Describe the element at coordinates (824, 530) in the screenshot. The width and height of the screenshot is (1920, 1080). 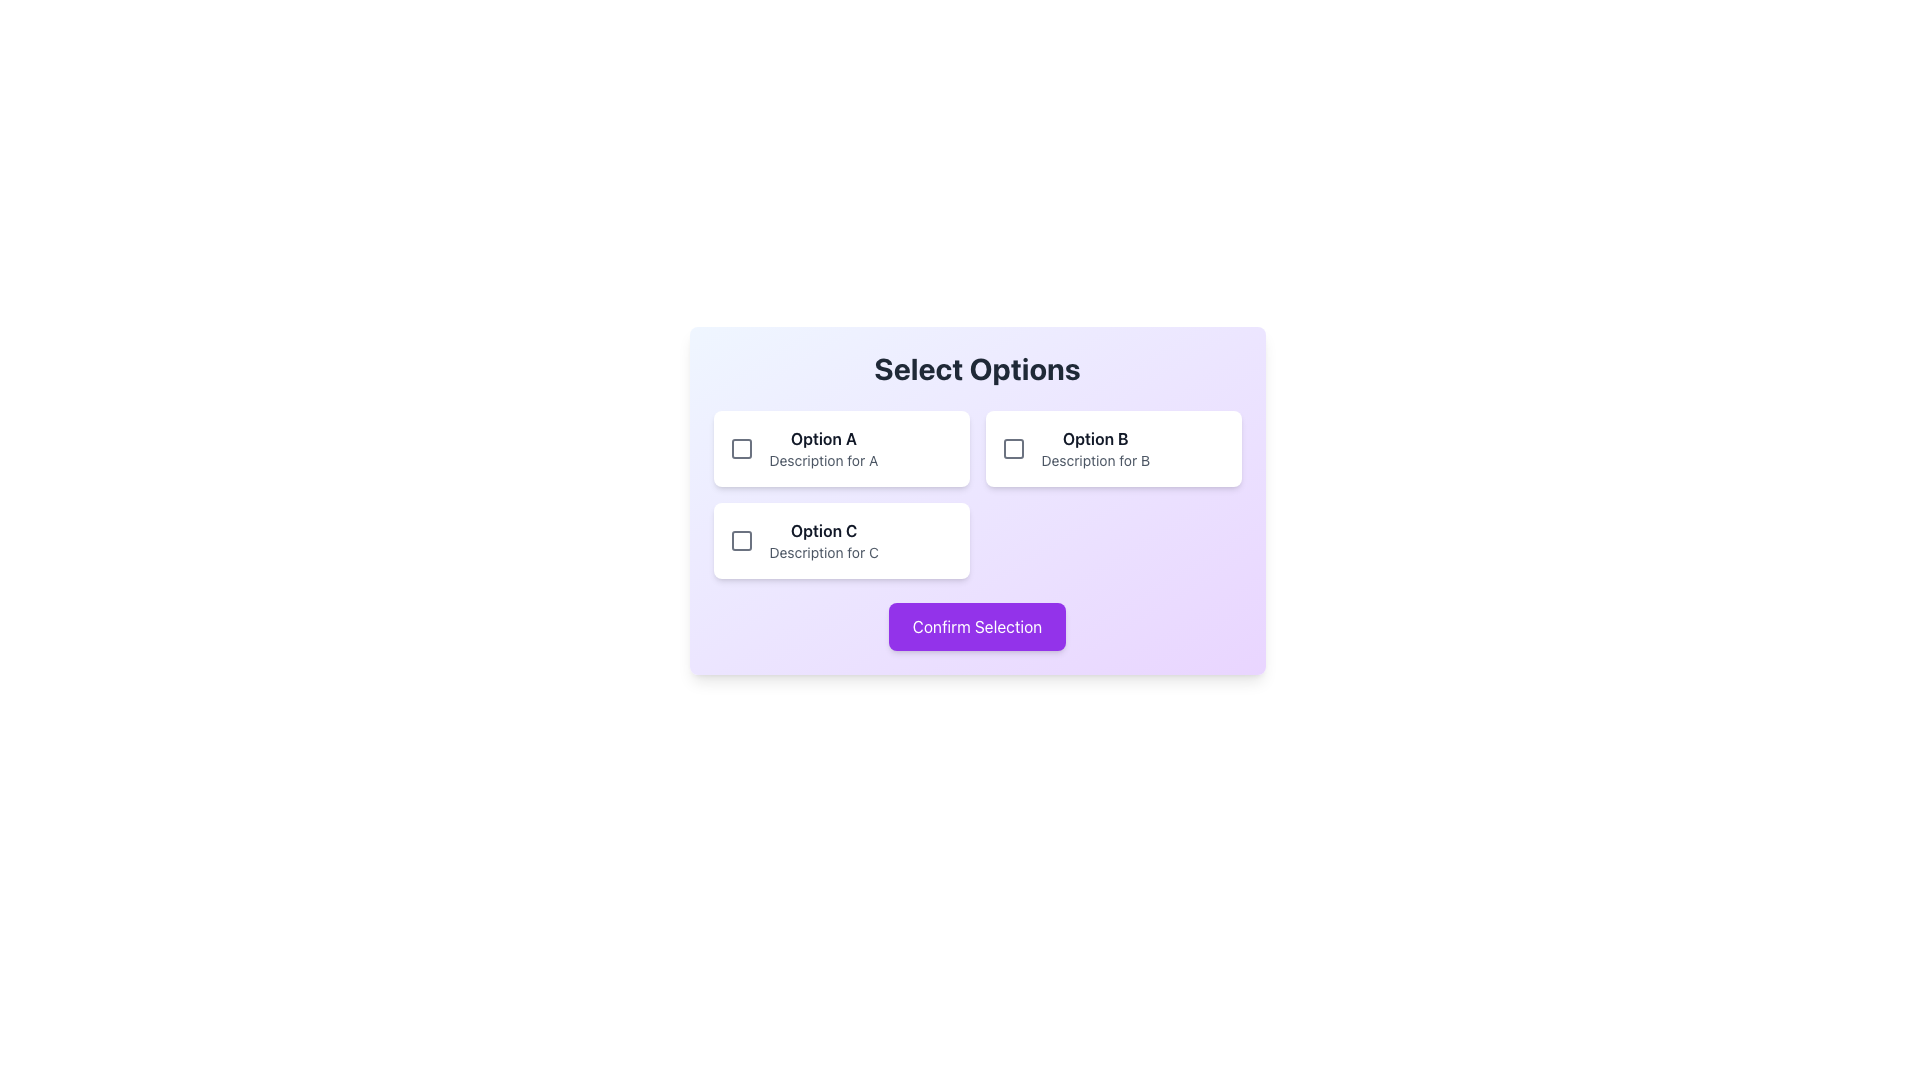
I see `the bold text label displaying 'Option C' which is styled in dark gray and located in the lower-left quadrant of the interface` at that location.